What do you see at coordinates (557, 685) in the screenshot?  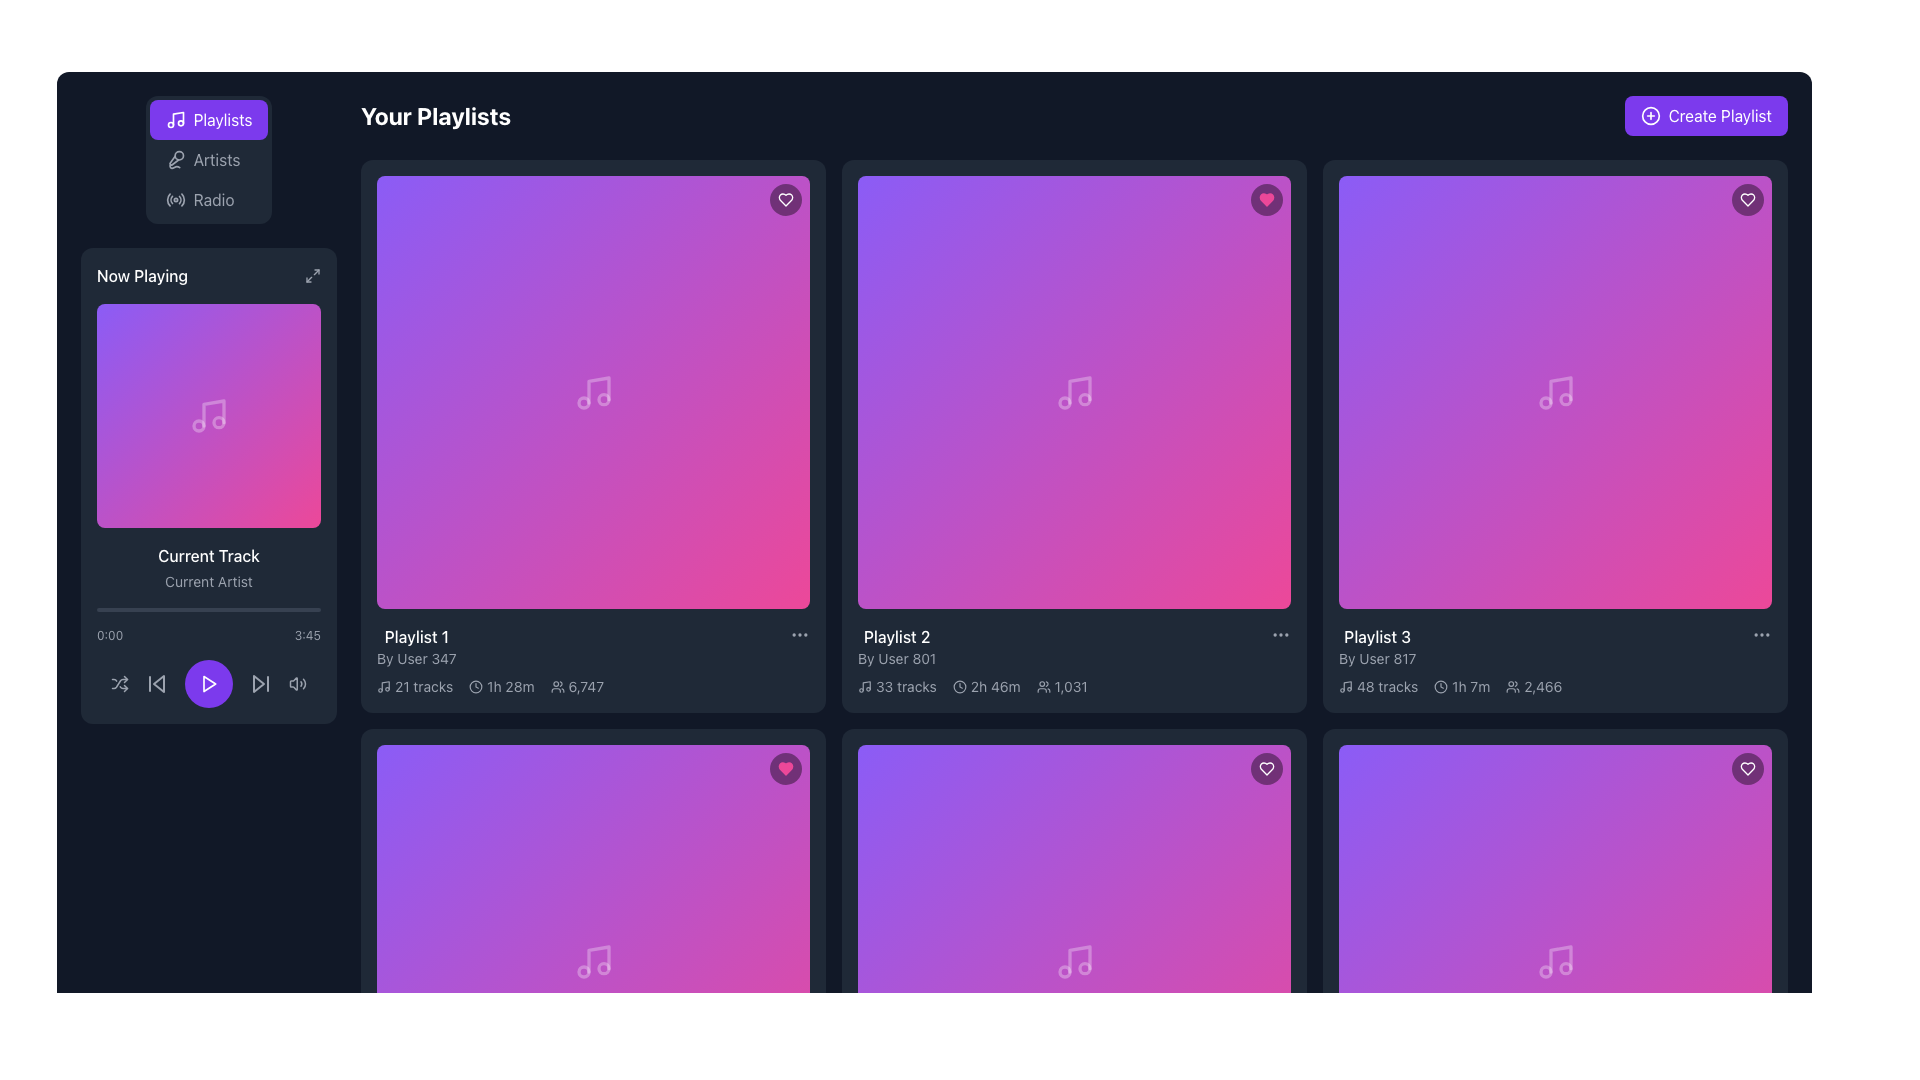 I see `the user icon, which is a minimalistic outline depicting a group of people, located in the lower part of the first playlist card in the grid` at bounding box center [557, 685].